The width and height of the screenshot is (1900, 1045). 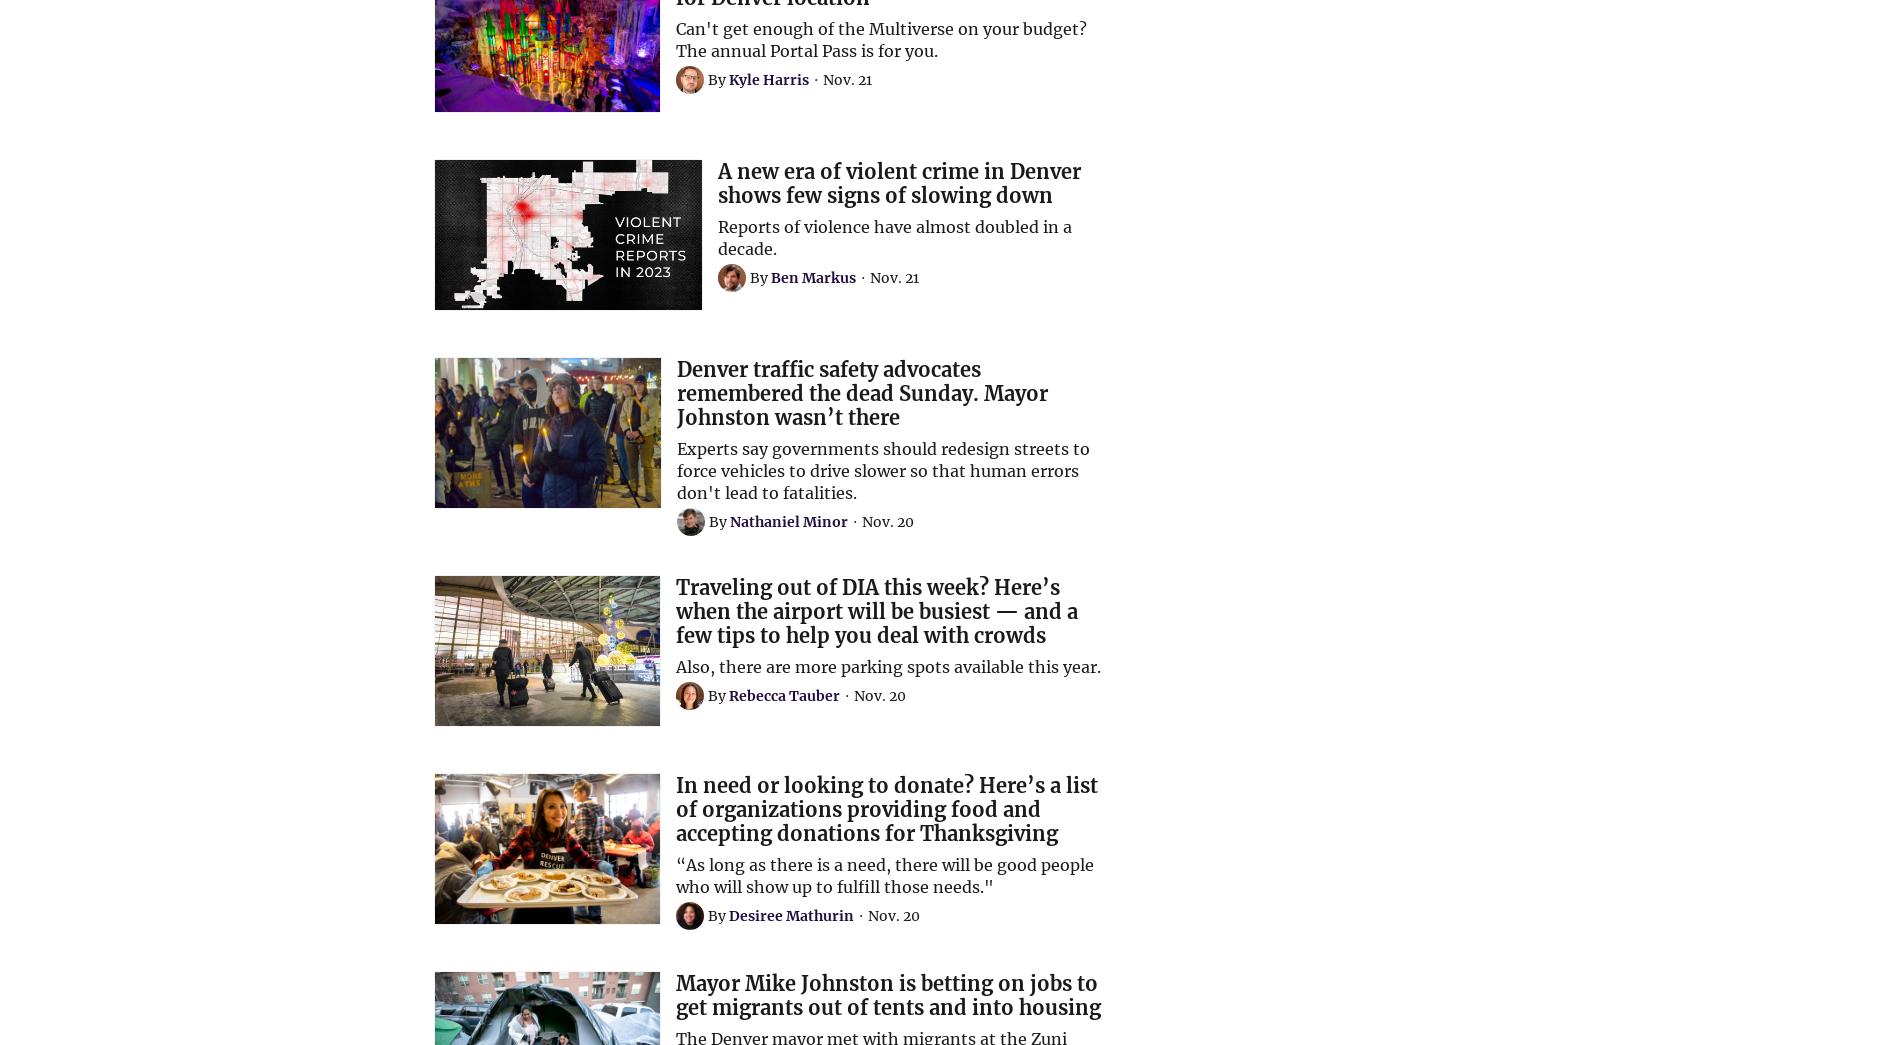 What do you see at coordinates (884, 874) in the screenshot?
I see `'“As long as there is a need, there will be good people who will show up to fulfill those needs."'` at bounding box center [884, 874].